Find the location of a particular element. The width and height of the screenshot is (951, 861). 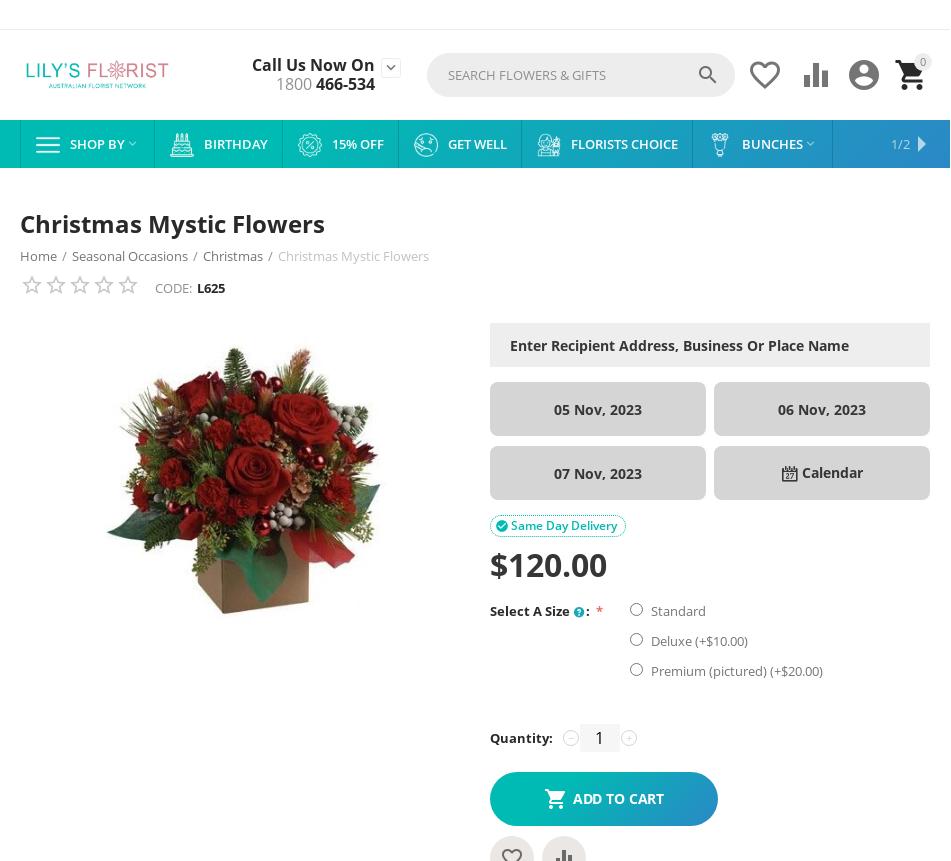

'Get Well' is located at coordinates (476, 143).